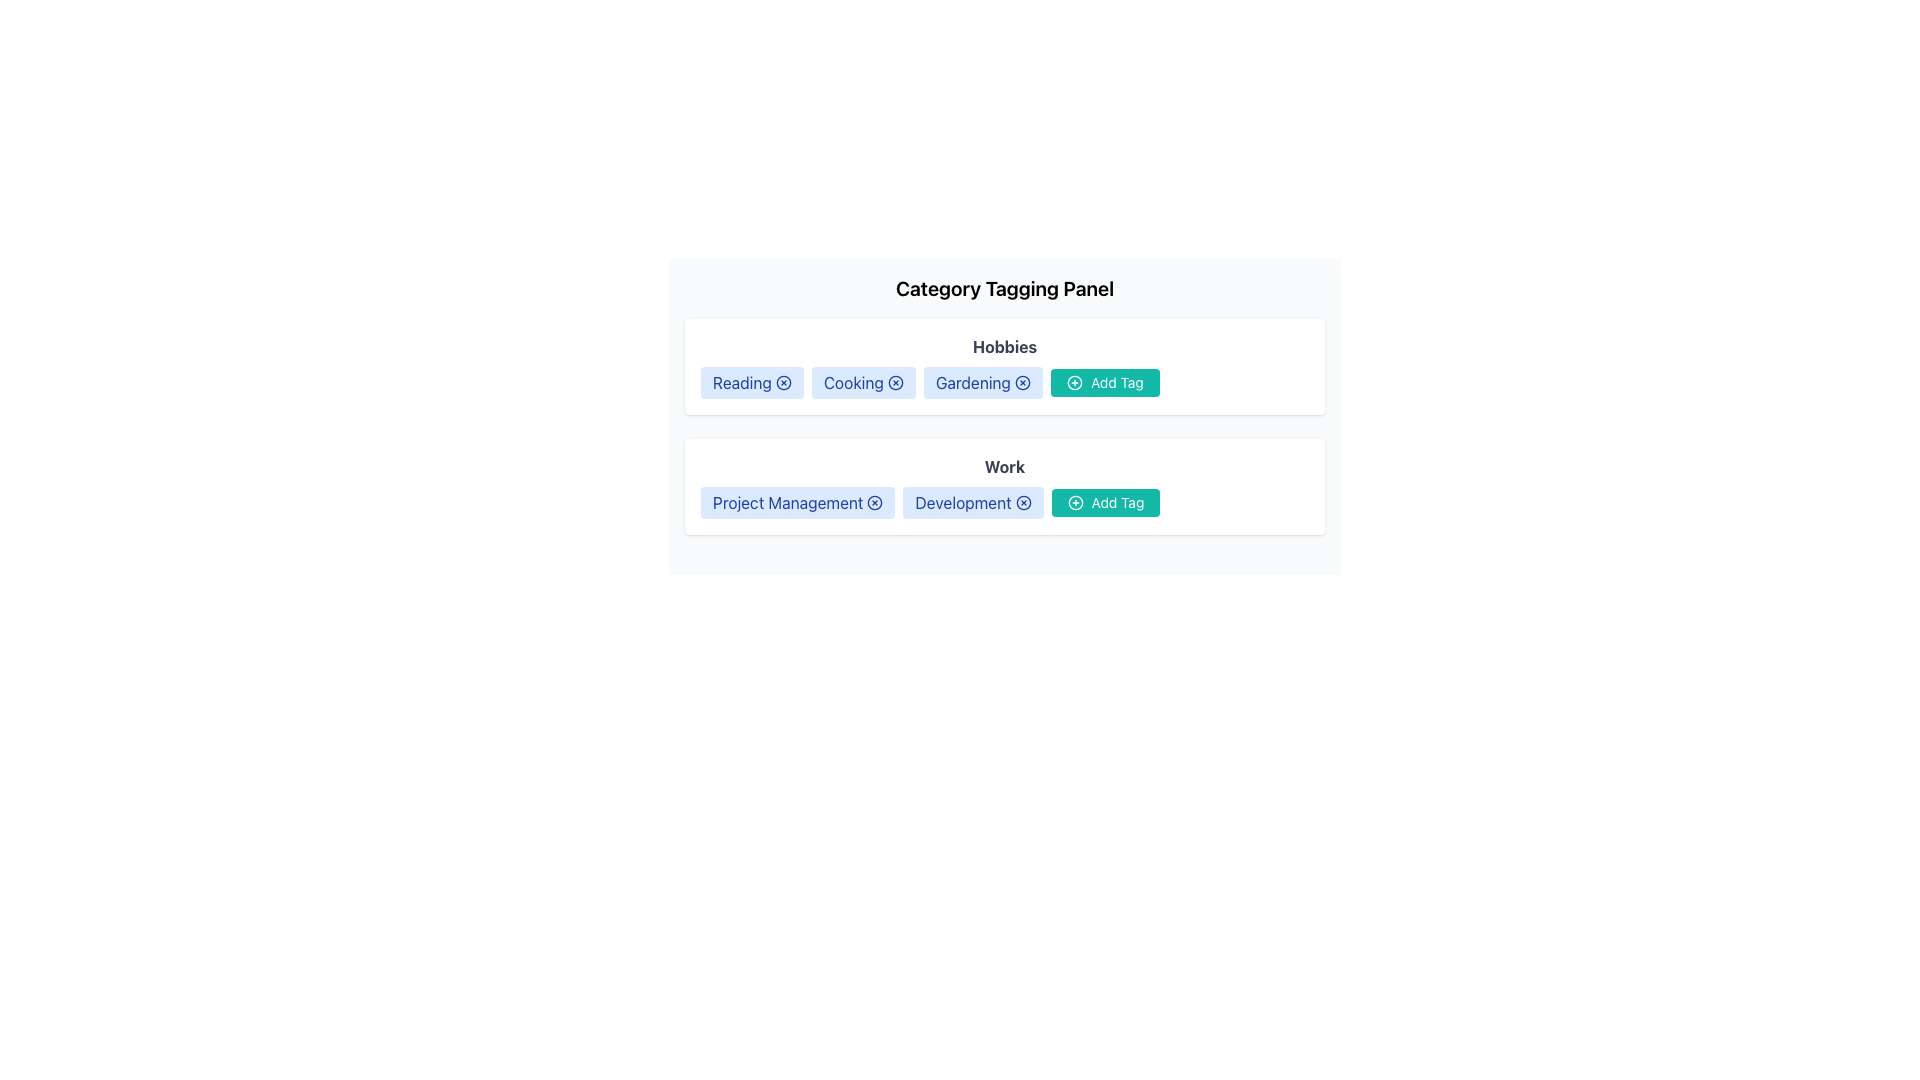 The height and width of the screenshot is (1080, 1920). I want to click on the Circle-button with a cross inside, so click(894, 382).